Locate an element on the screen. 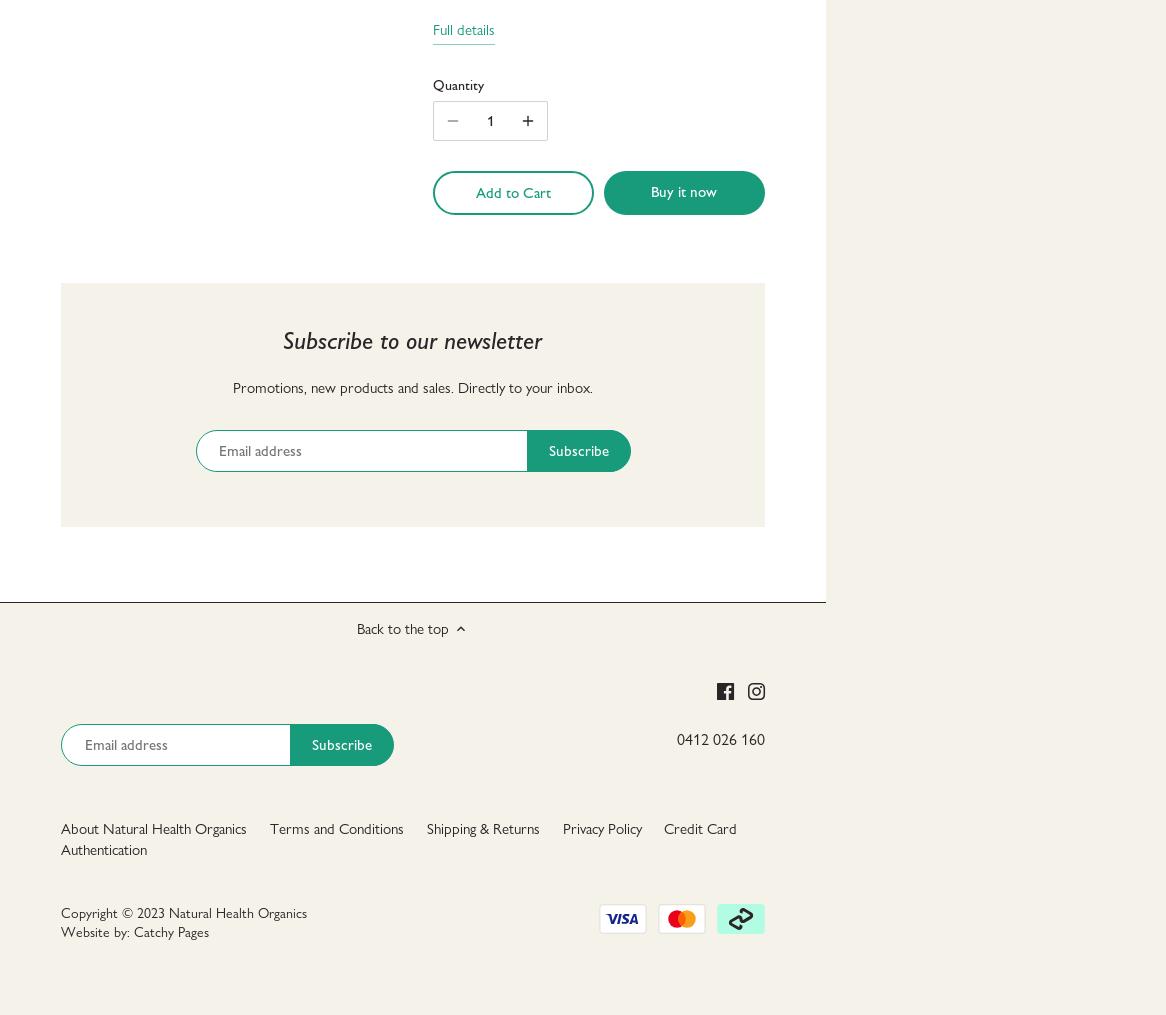  'Promotions, new products and sales. Directly to your inbox.' is located at coordinates (231, 387).